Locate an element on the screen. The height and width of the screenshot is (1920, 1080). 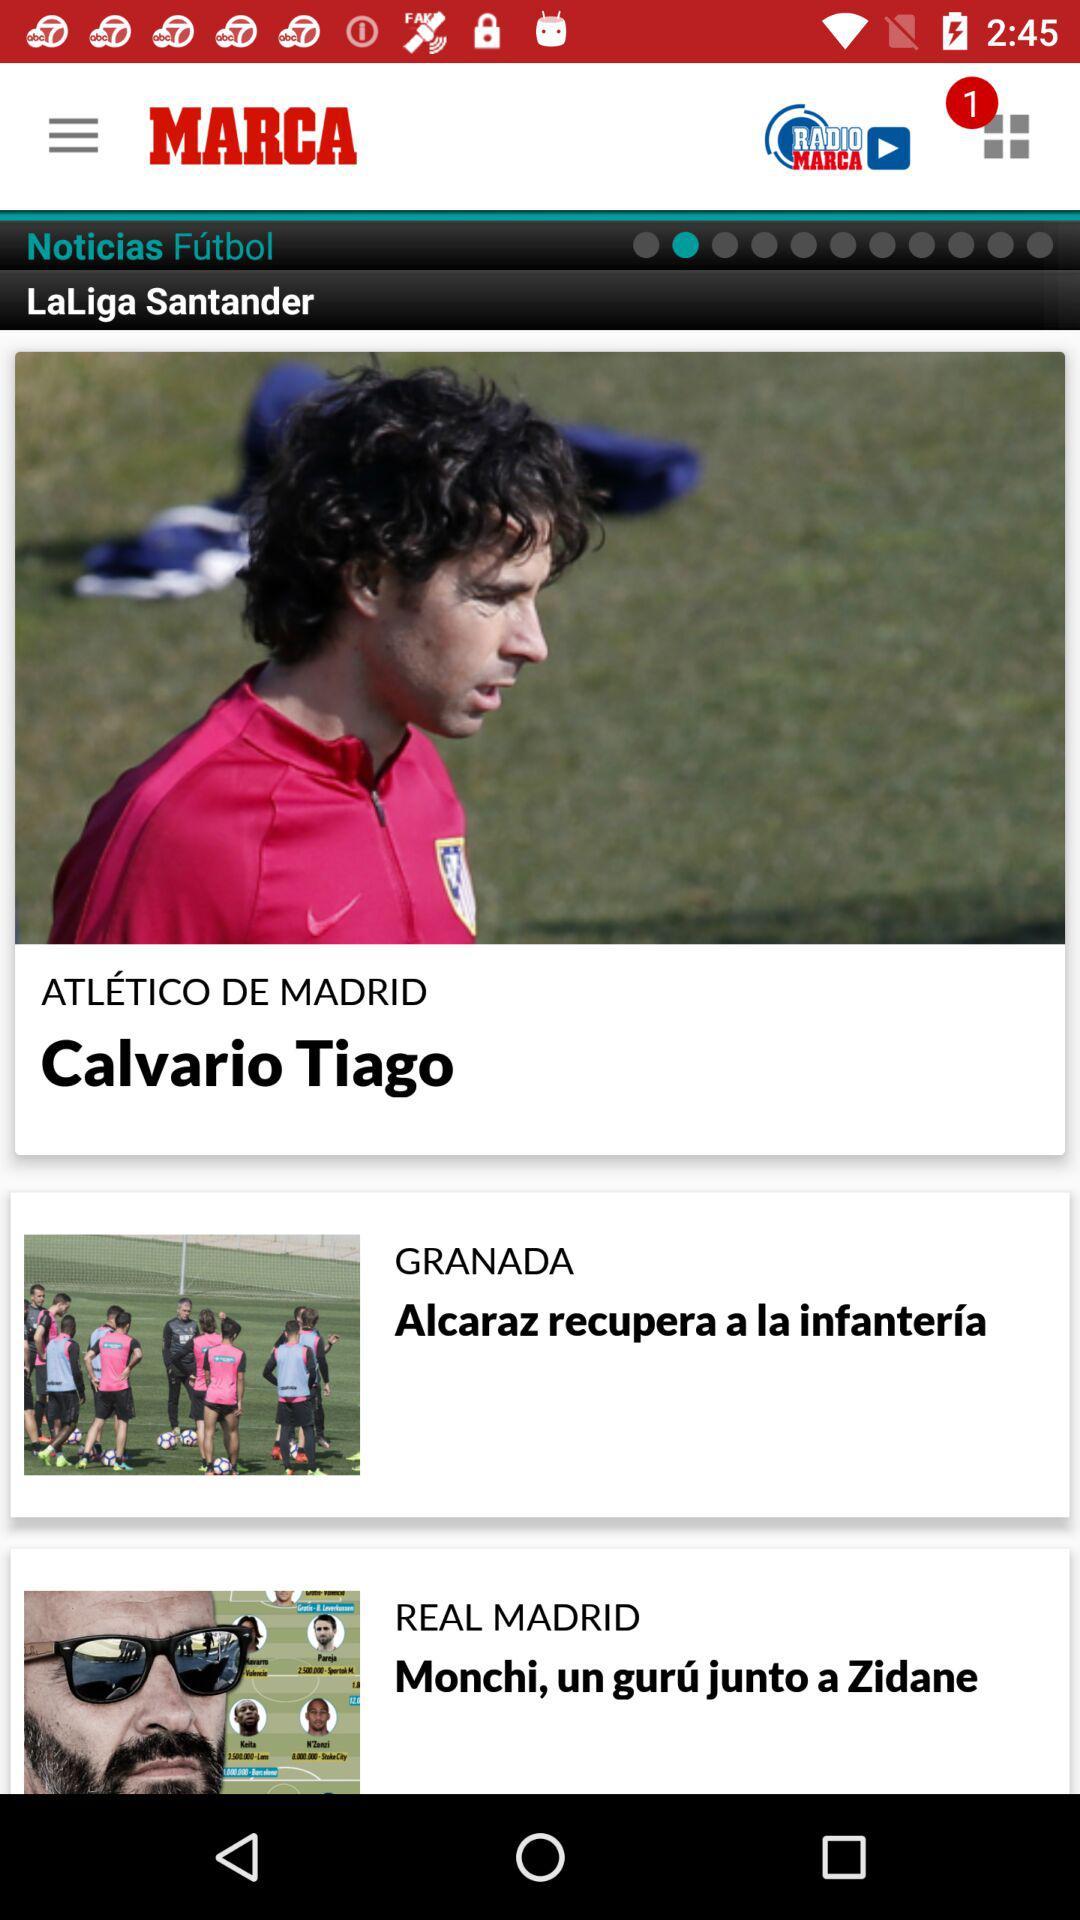
check alert is located at coordinates (1006, 135).